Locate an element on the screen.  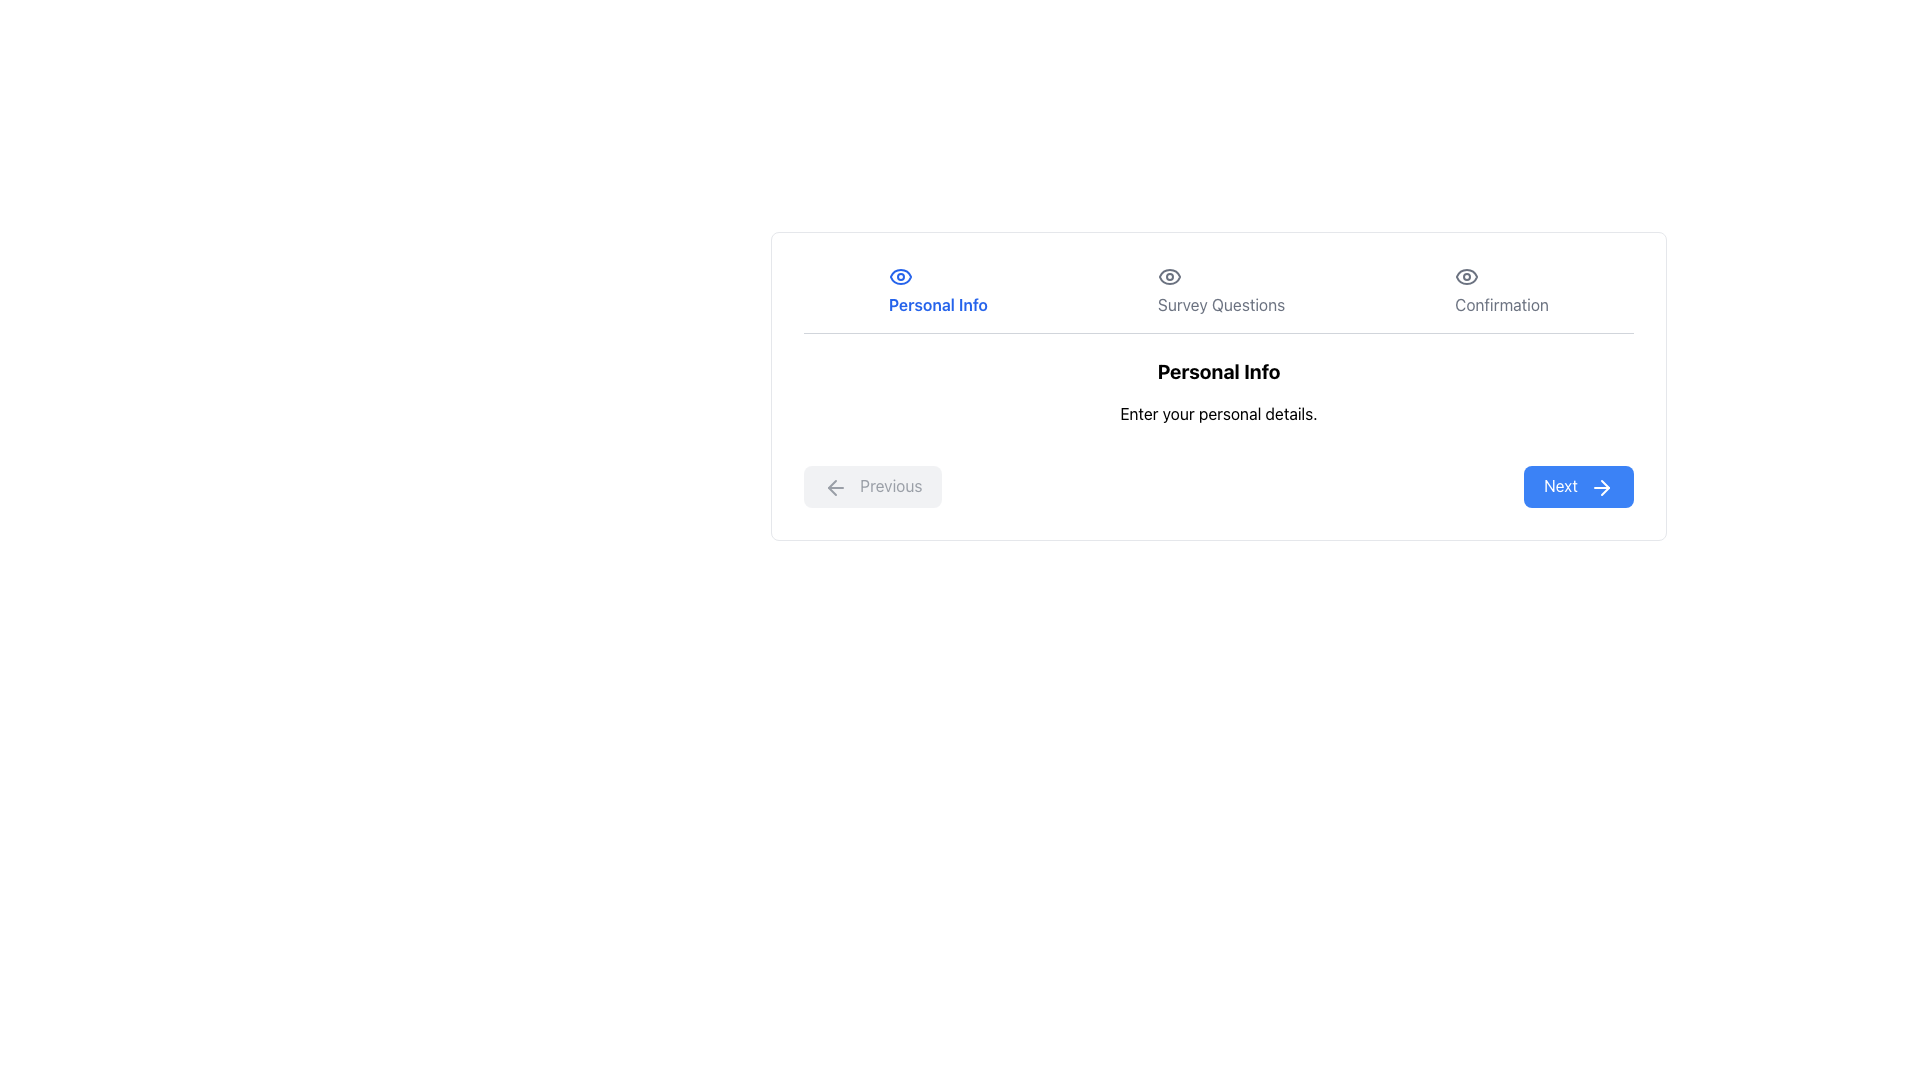
the decorative icon inside the 'Next' button, located at the bottom-right of the card for form navigation steps is located at coordinates (1605, 487).